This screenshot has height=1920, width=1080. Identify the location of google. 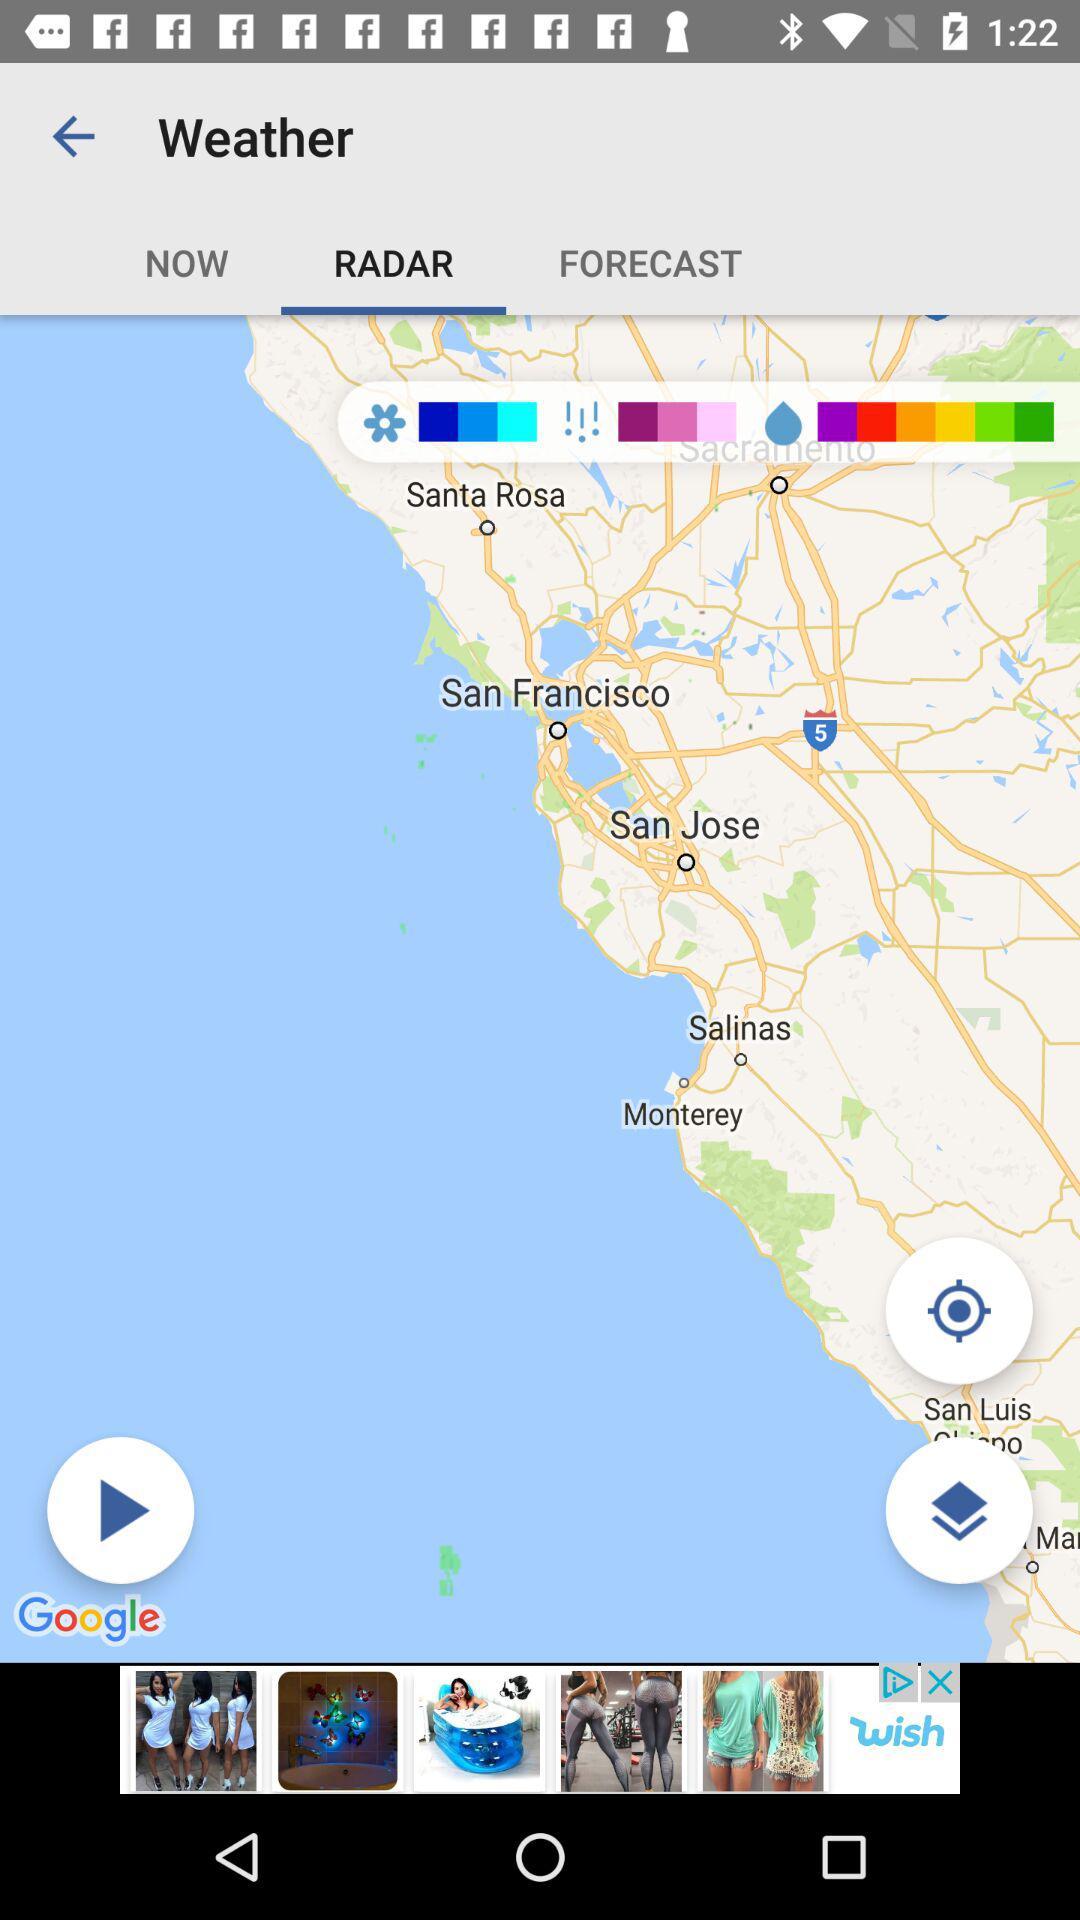
(92, 1620).